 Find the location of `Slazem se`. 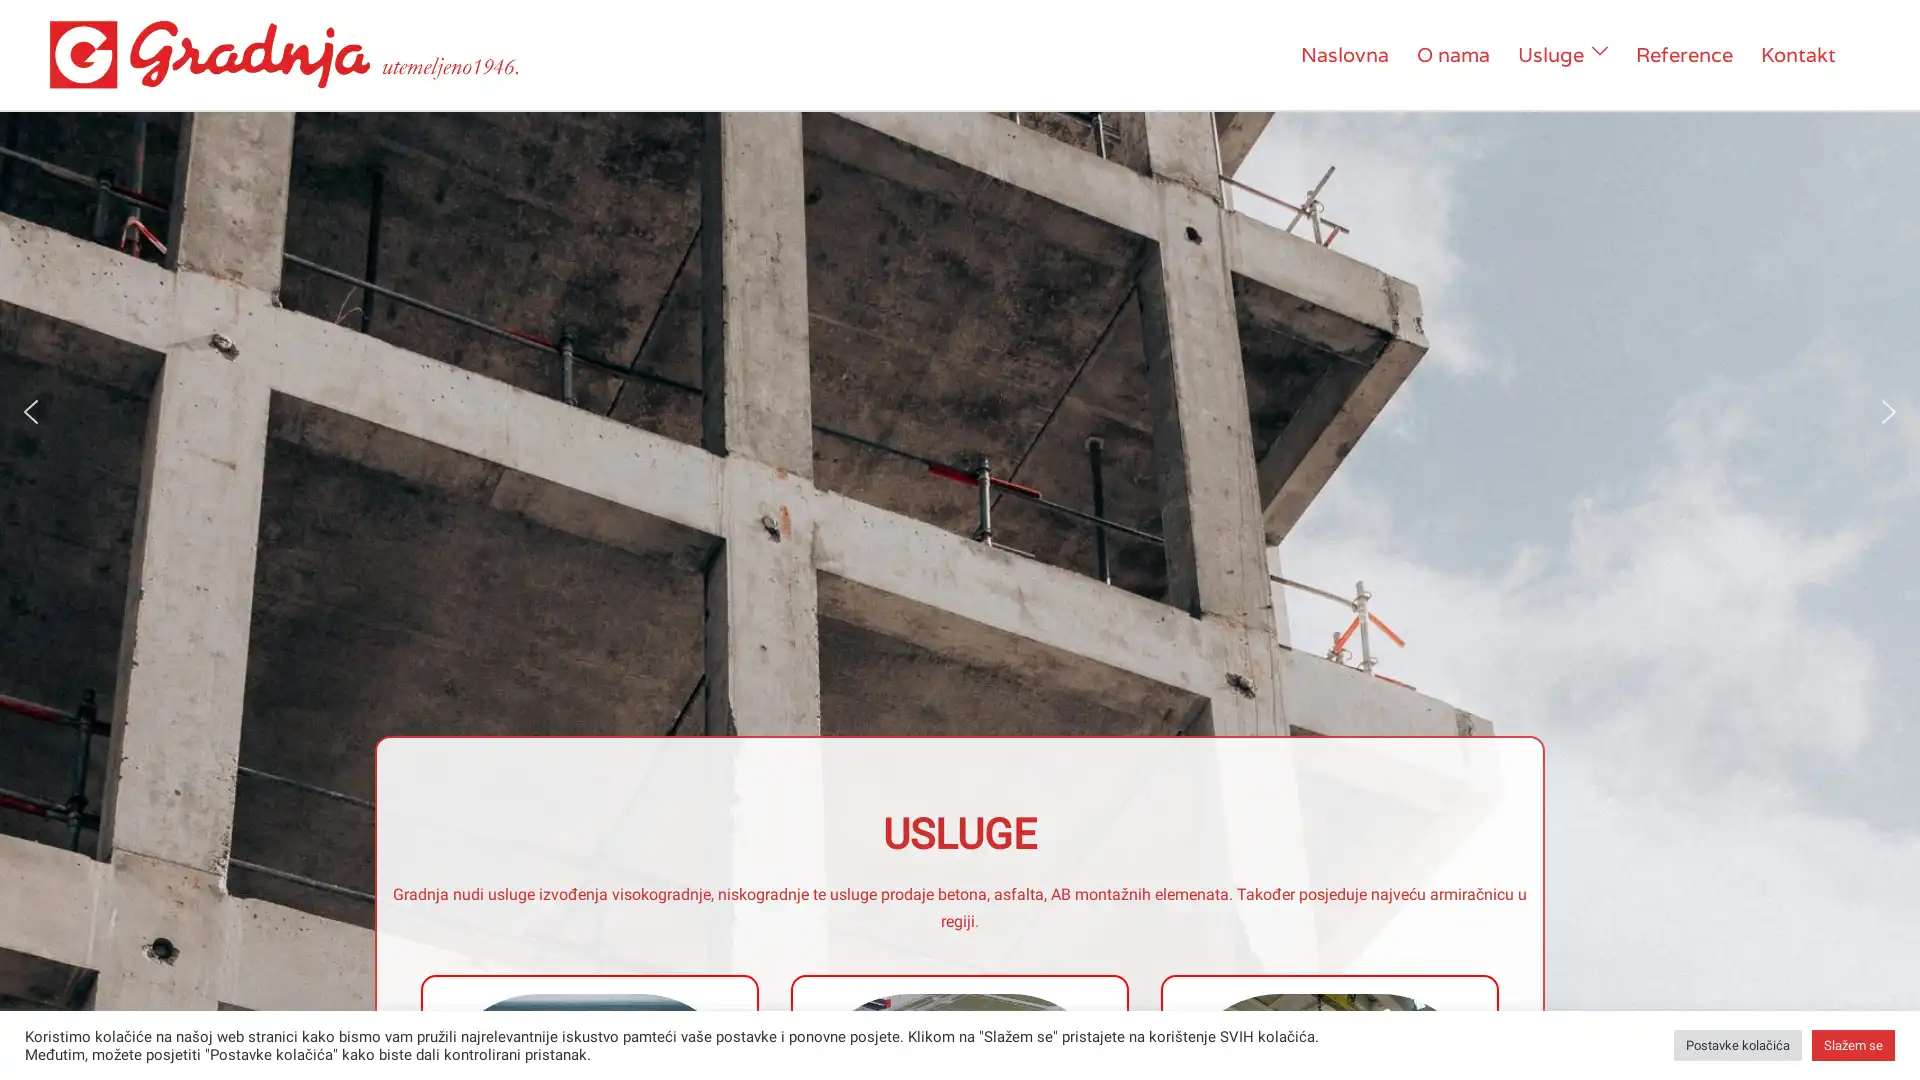

Slazem se is located at coordinates (1852, 1044).